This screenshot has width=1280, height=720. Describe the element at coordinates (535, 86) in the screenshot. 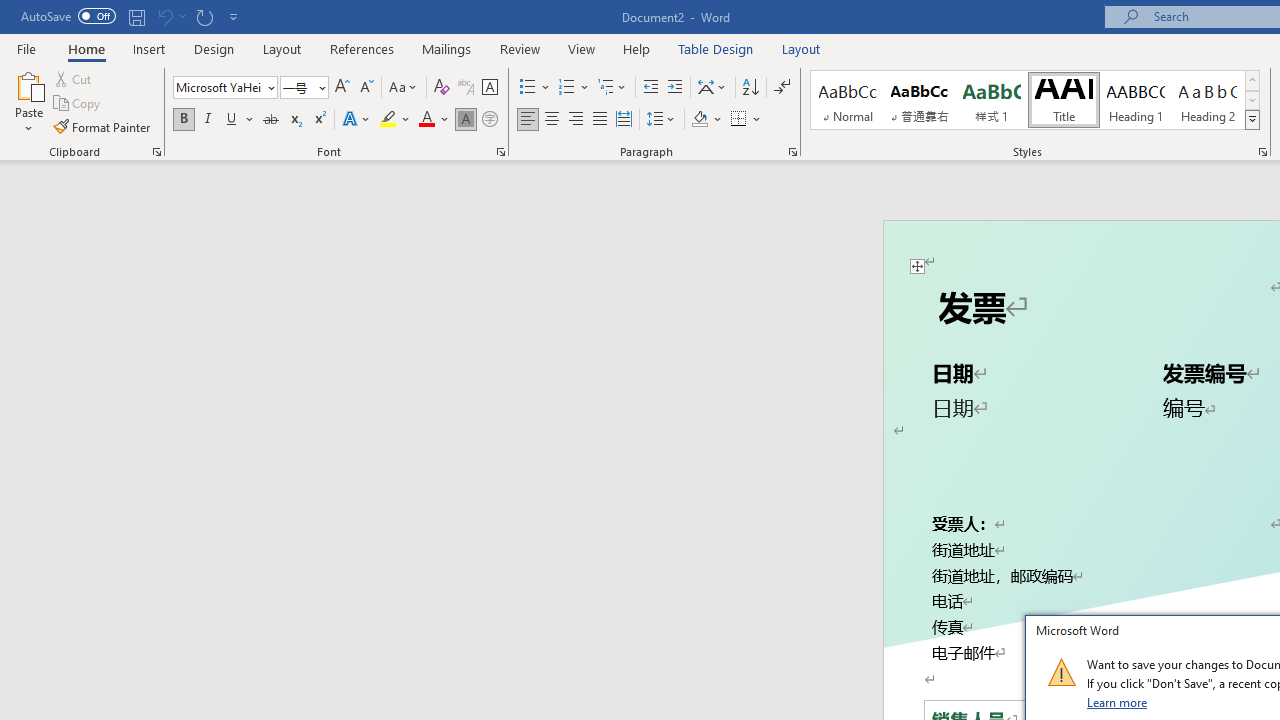

I see `'Bullets'` at that location.